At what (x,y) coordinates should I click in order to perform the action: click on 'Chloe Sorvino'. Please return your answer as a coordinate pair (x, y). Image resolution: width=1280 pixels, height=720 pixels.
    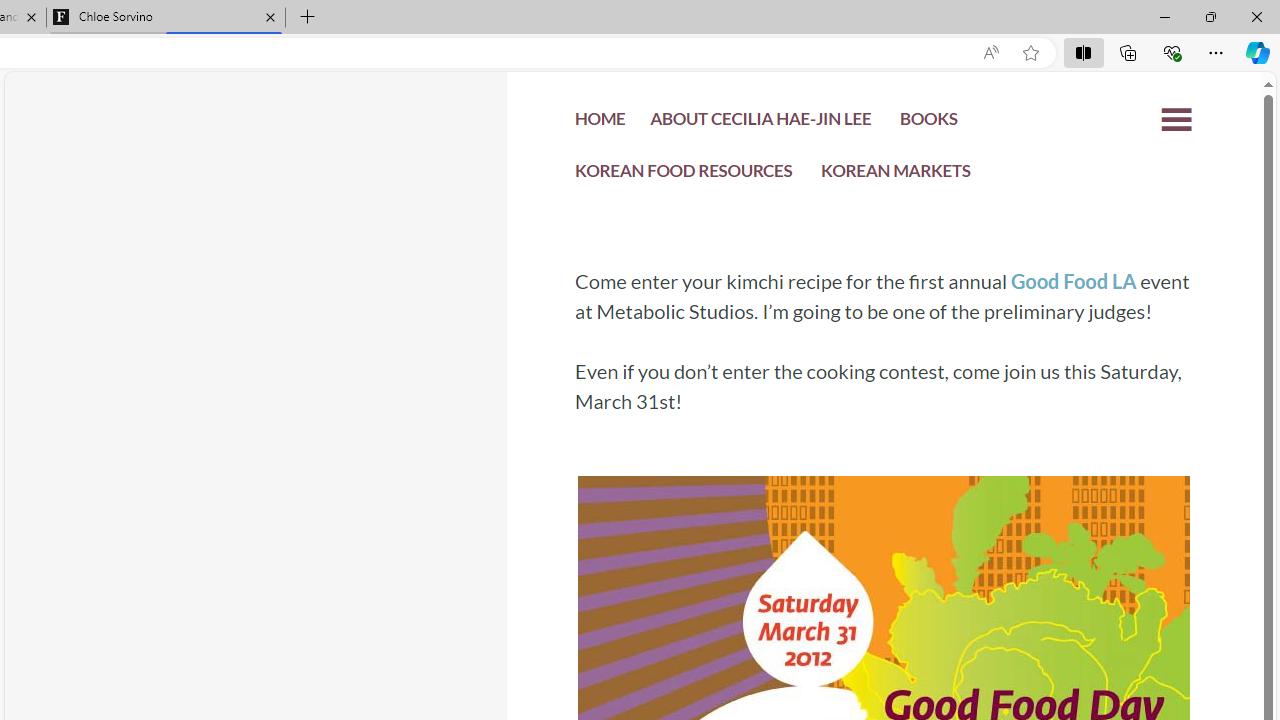
    Looking at the image, I should click on (166, 17).